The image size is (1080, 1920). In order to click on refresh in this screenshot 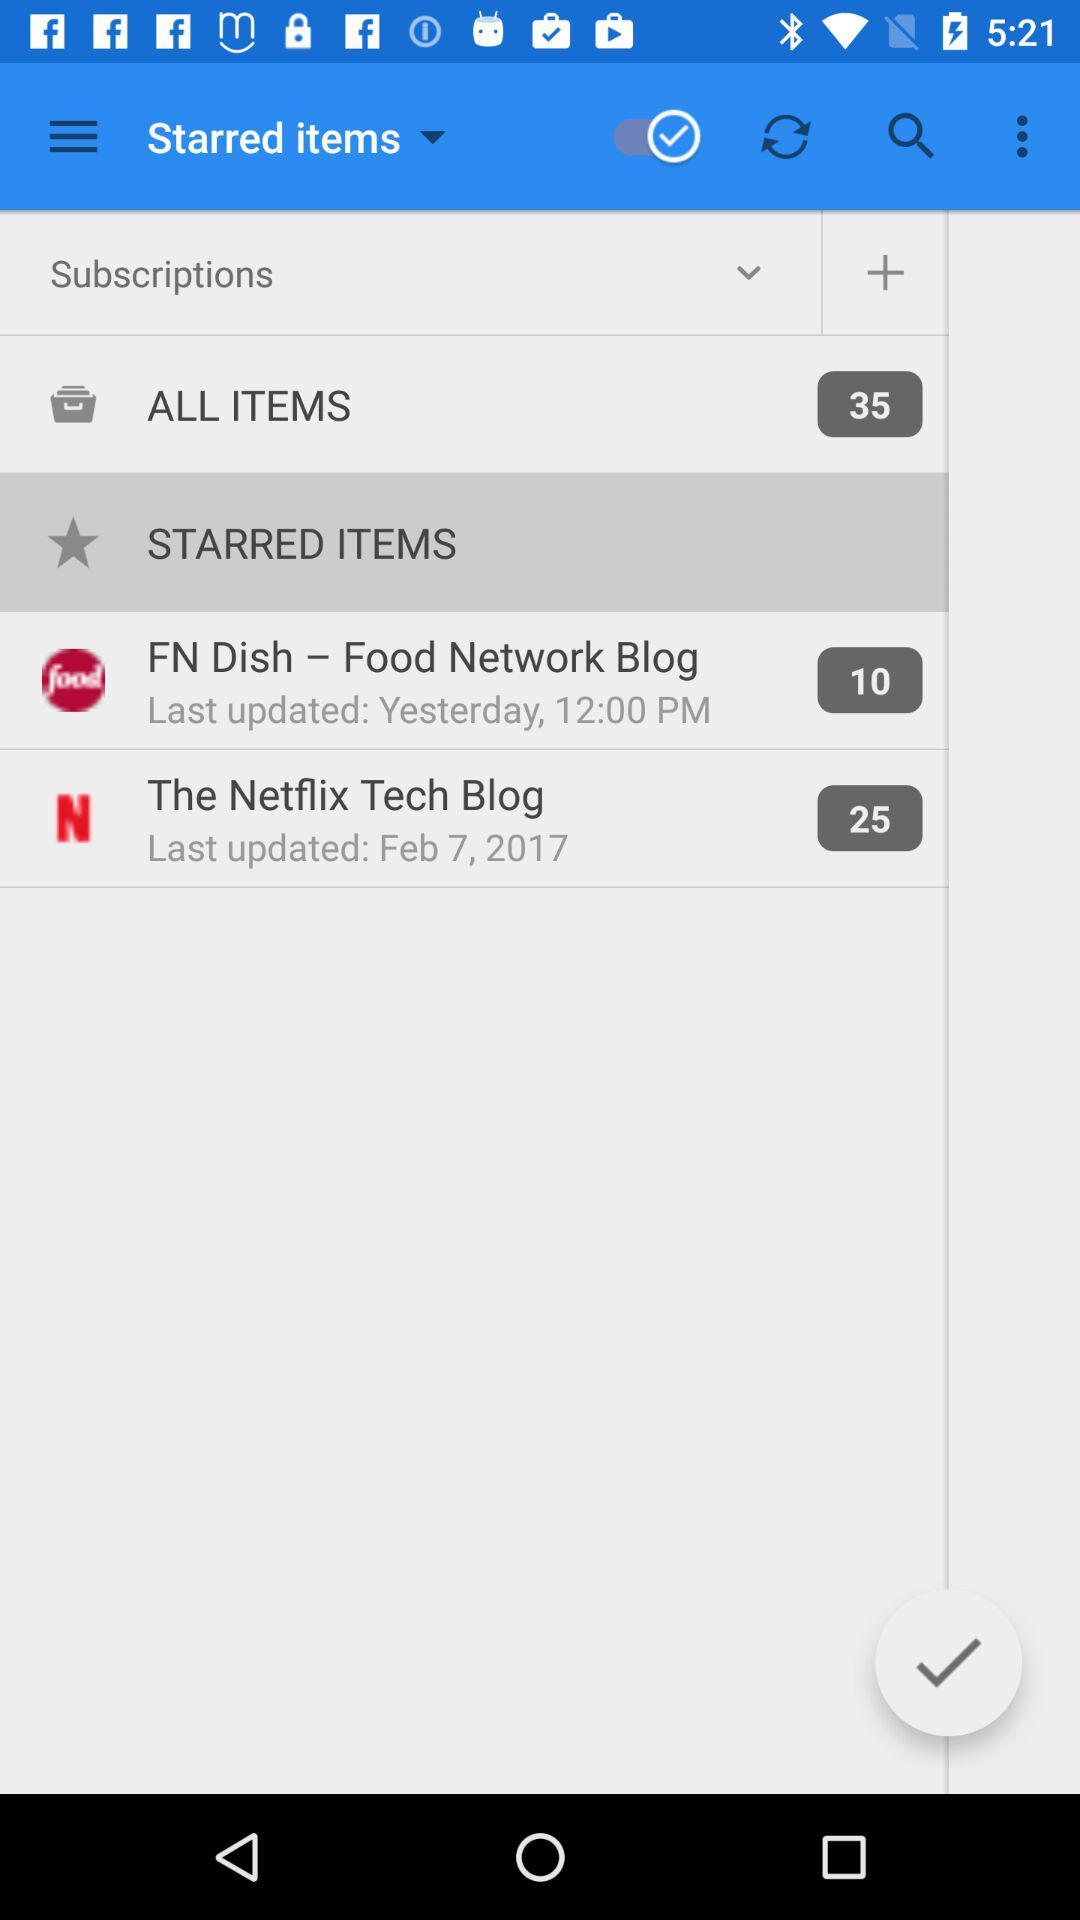, I will do `click(785, 135)`.